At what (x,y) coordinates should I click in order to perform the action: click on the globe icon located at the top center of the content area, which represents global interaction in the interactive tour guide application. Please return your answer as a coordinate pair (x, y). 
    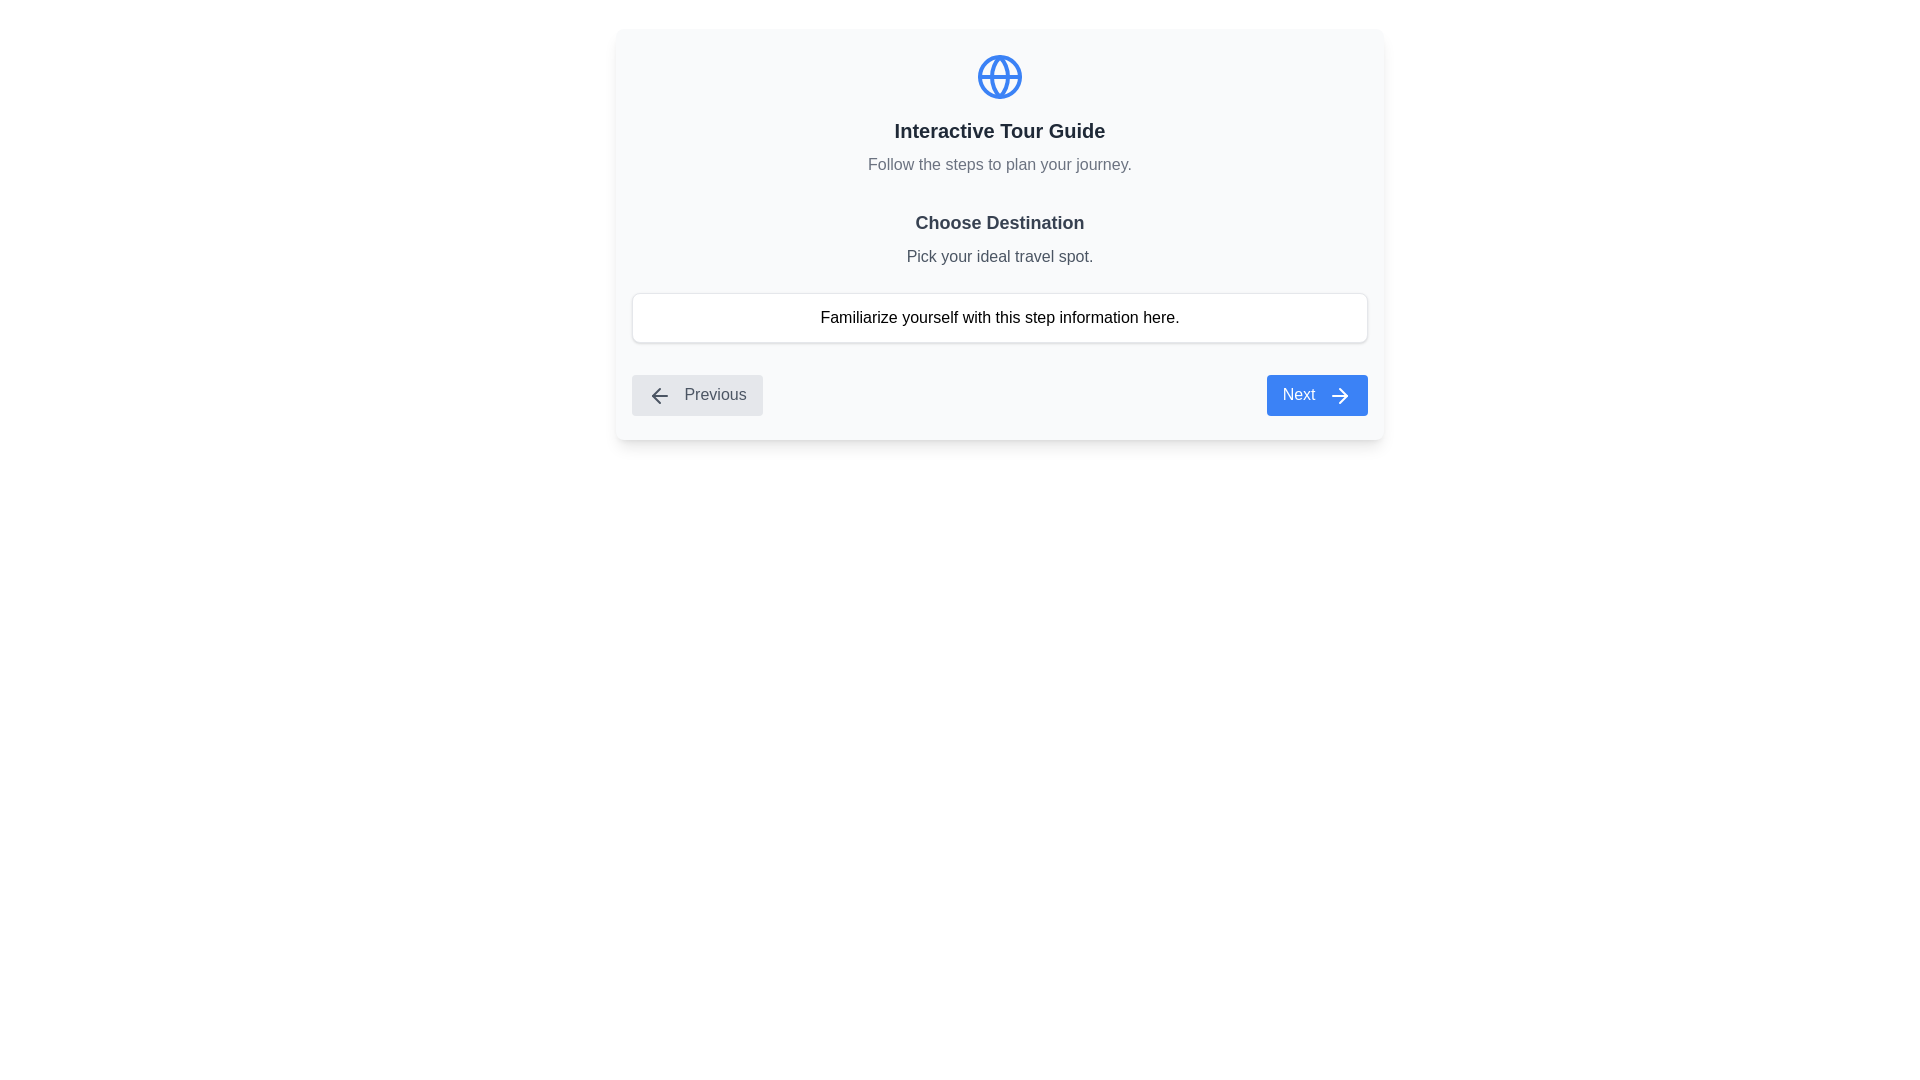
    Looking at the image, I should click on (999, 76).